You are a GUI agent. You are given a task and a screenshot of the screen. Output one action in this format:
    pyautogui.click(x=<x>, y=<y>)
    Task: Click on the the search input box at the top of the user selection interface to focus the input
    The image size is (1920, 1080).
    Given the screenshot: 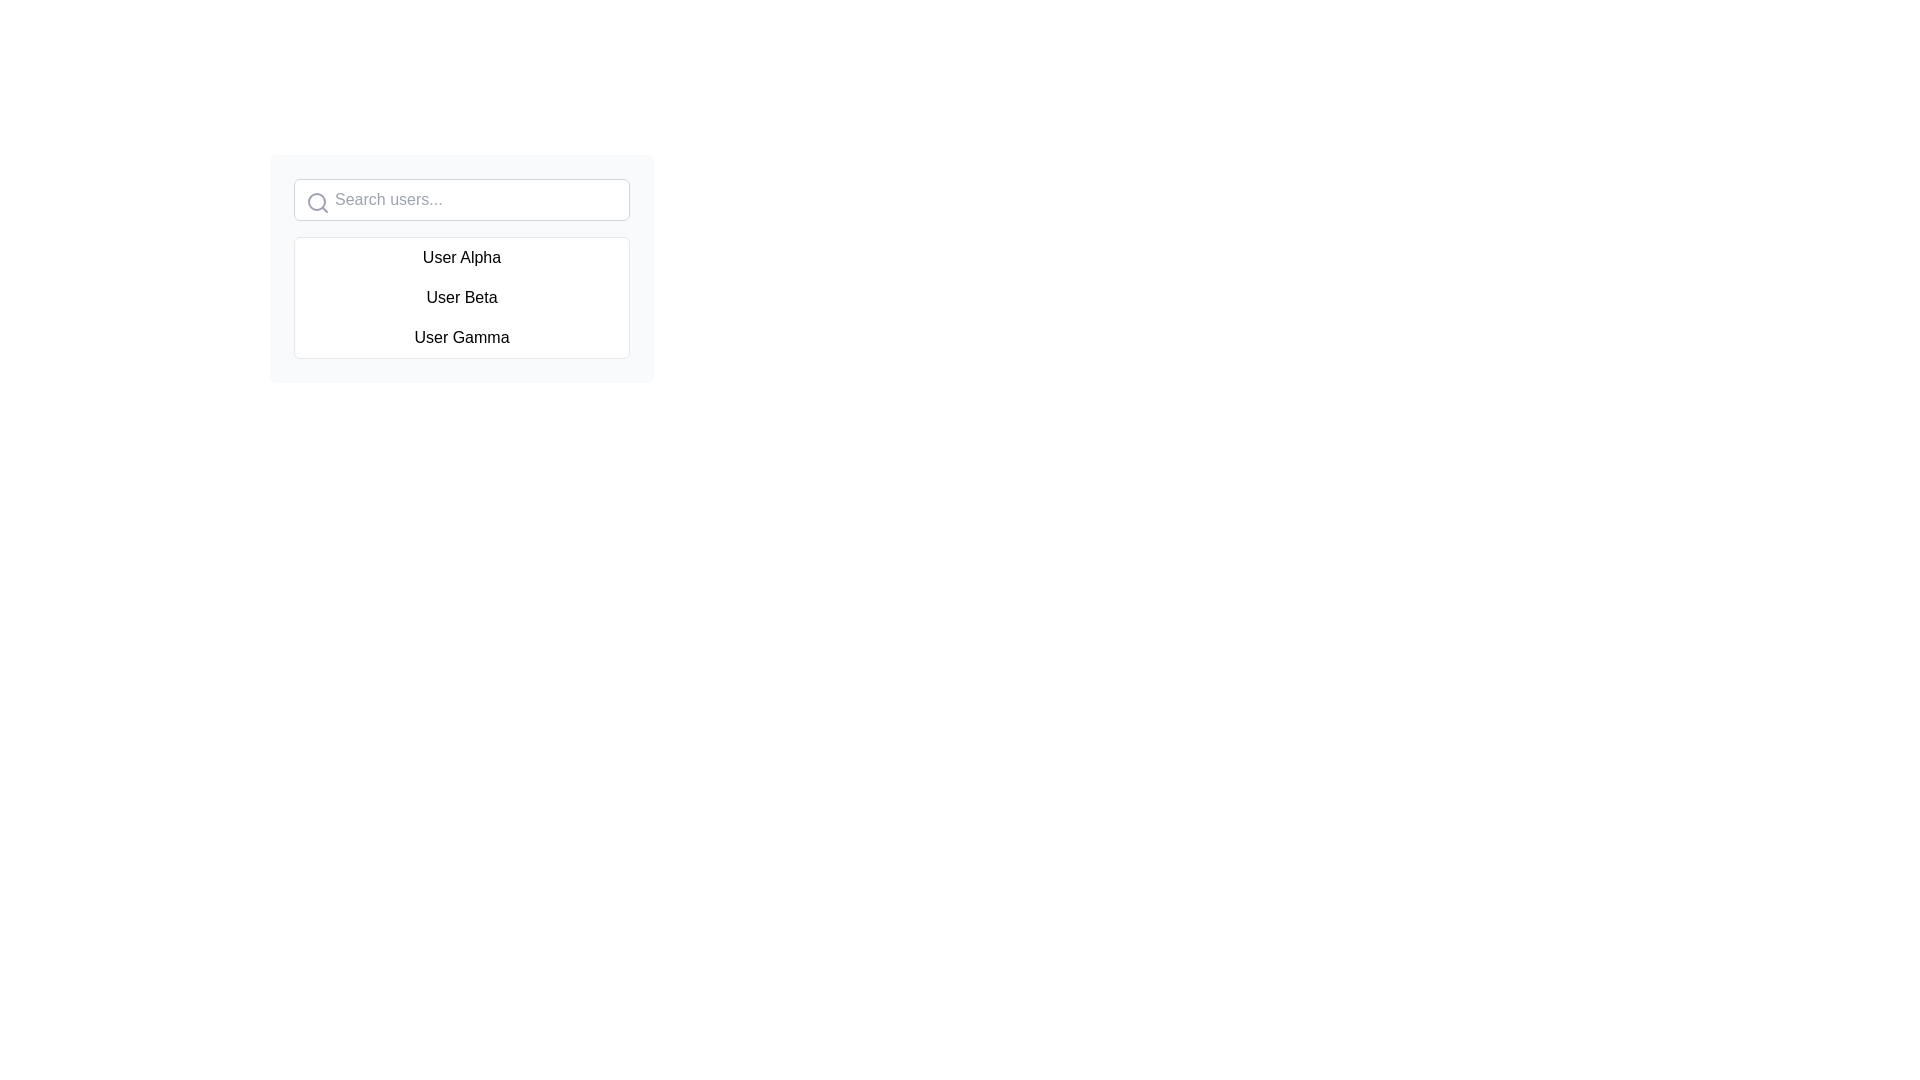 What is the action you would take?
    pyautogui.click(x=460, y=200)
    